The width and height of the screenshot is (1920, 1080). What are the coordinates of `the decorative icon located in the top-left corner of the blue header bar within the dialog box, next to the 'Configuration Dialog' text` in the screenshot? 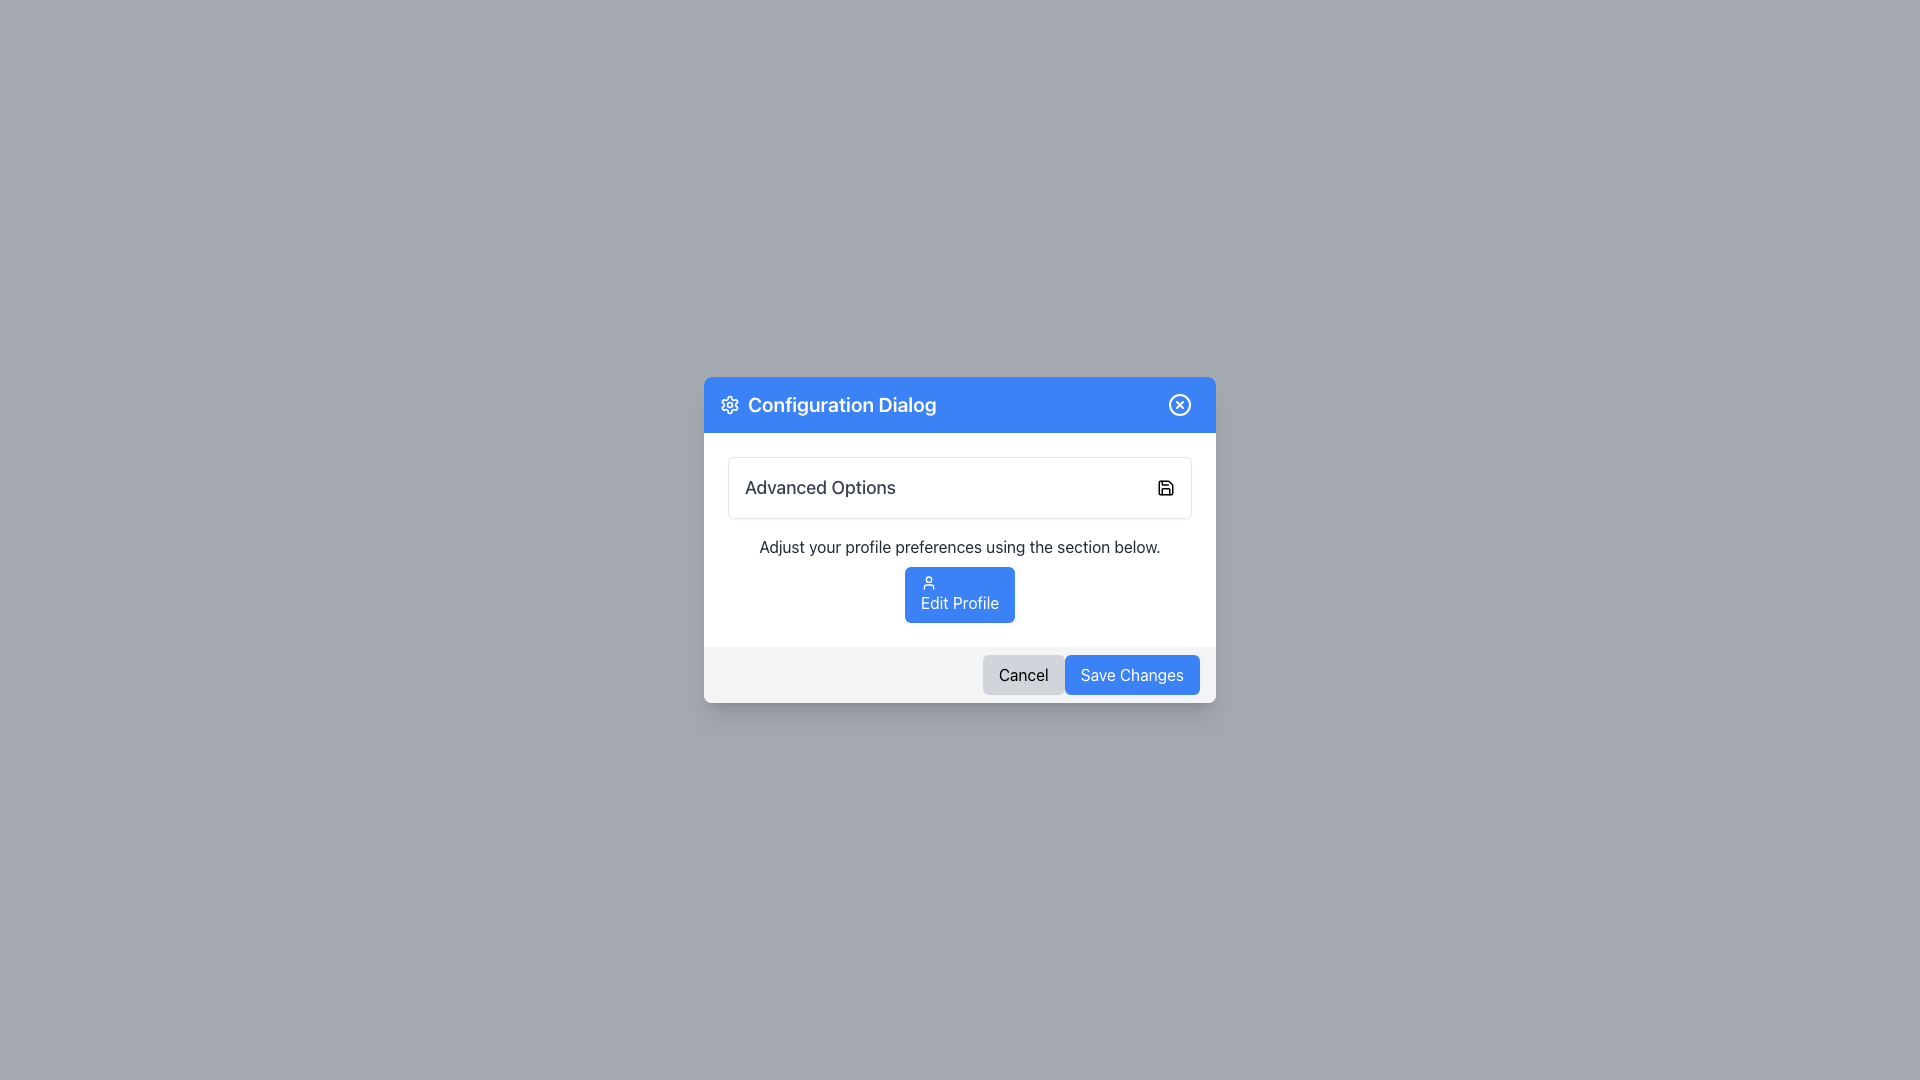 It's located at (728, 405).